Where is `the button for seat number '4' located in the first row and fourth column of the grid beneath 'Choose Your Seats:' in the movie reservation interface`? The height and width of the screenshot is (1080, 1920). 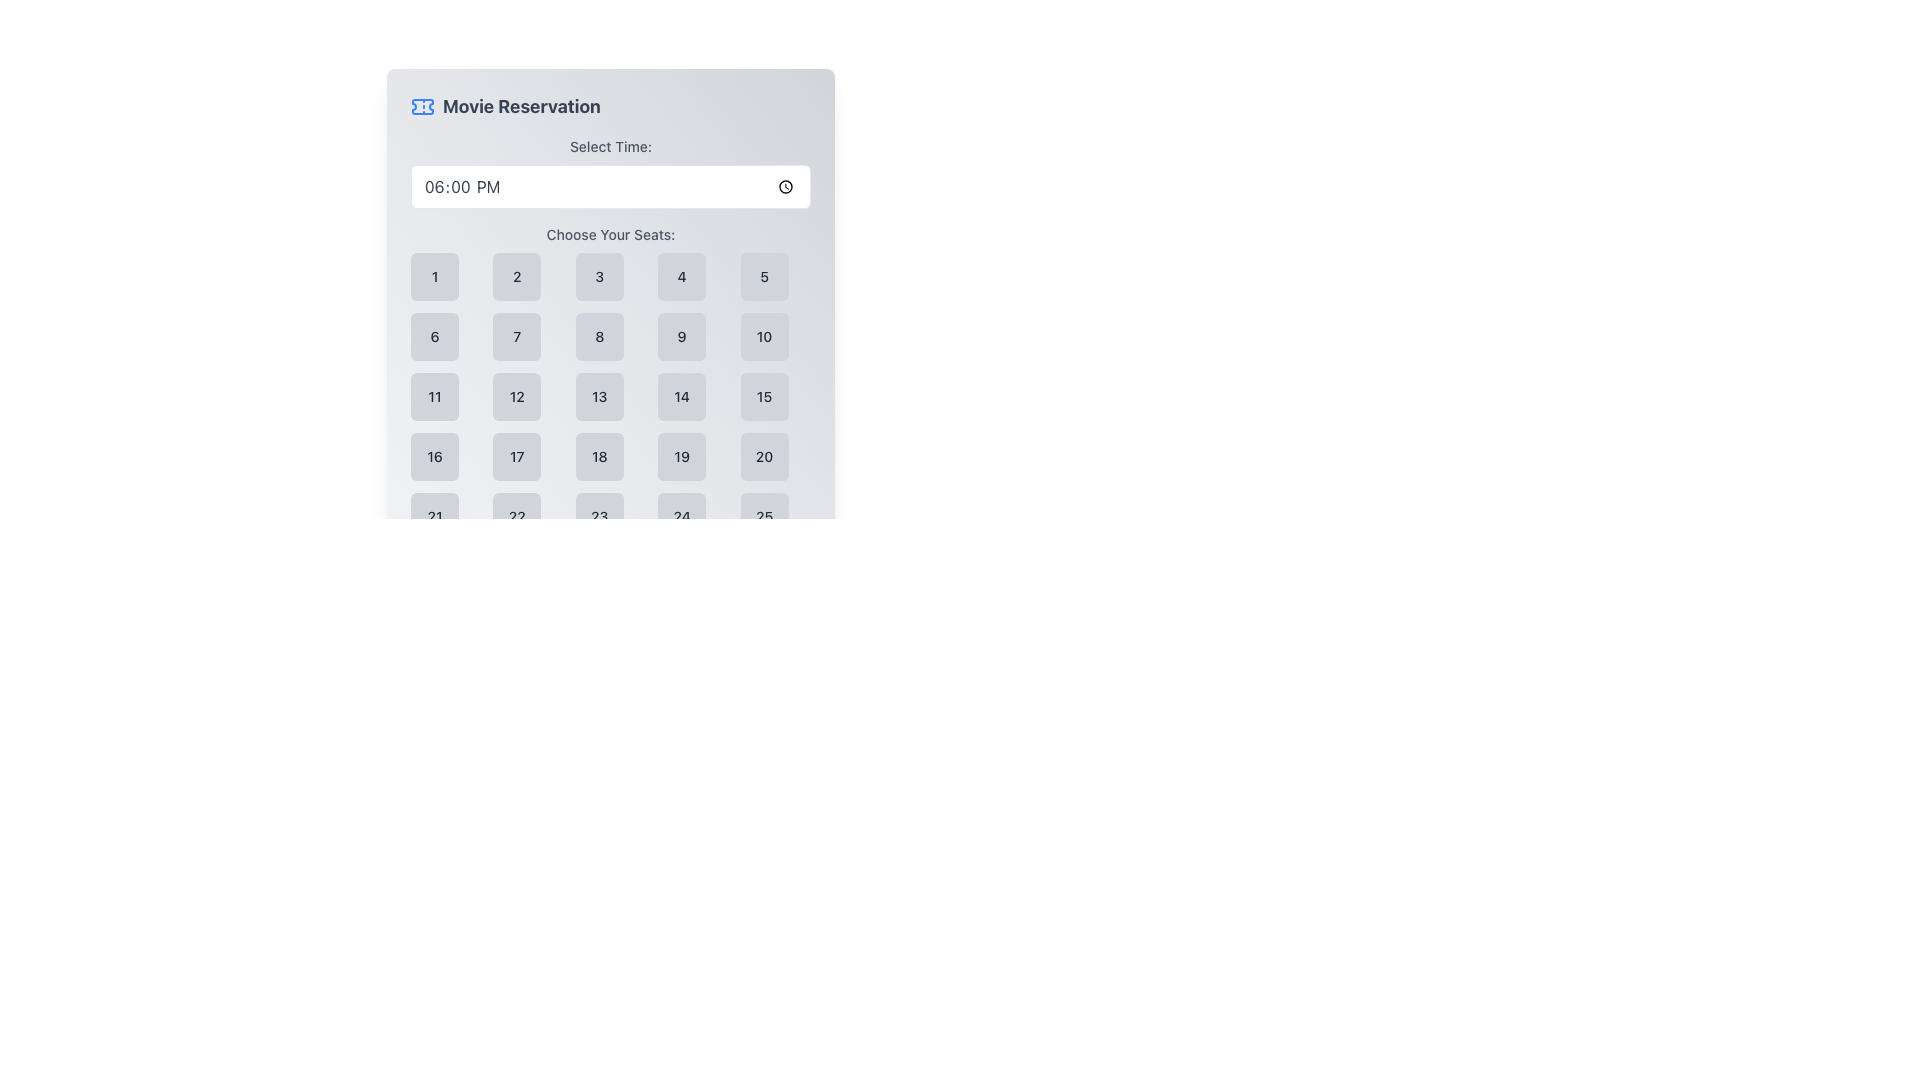
the button for seat number '4' located in the first row and fourth column of the grid beneath 'Choose Your Seats:' in the movie reservation interface is located at coordinates (682, 277).